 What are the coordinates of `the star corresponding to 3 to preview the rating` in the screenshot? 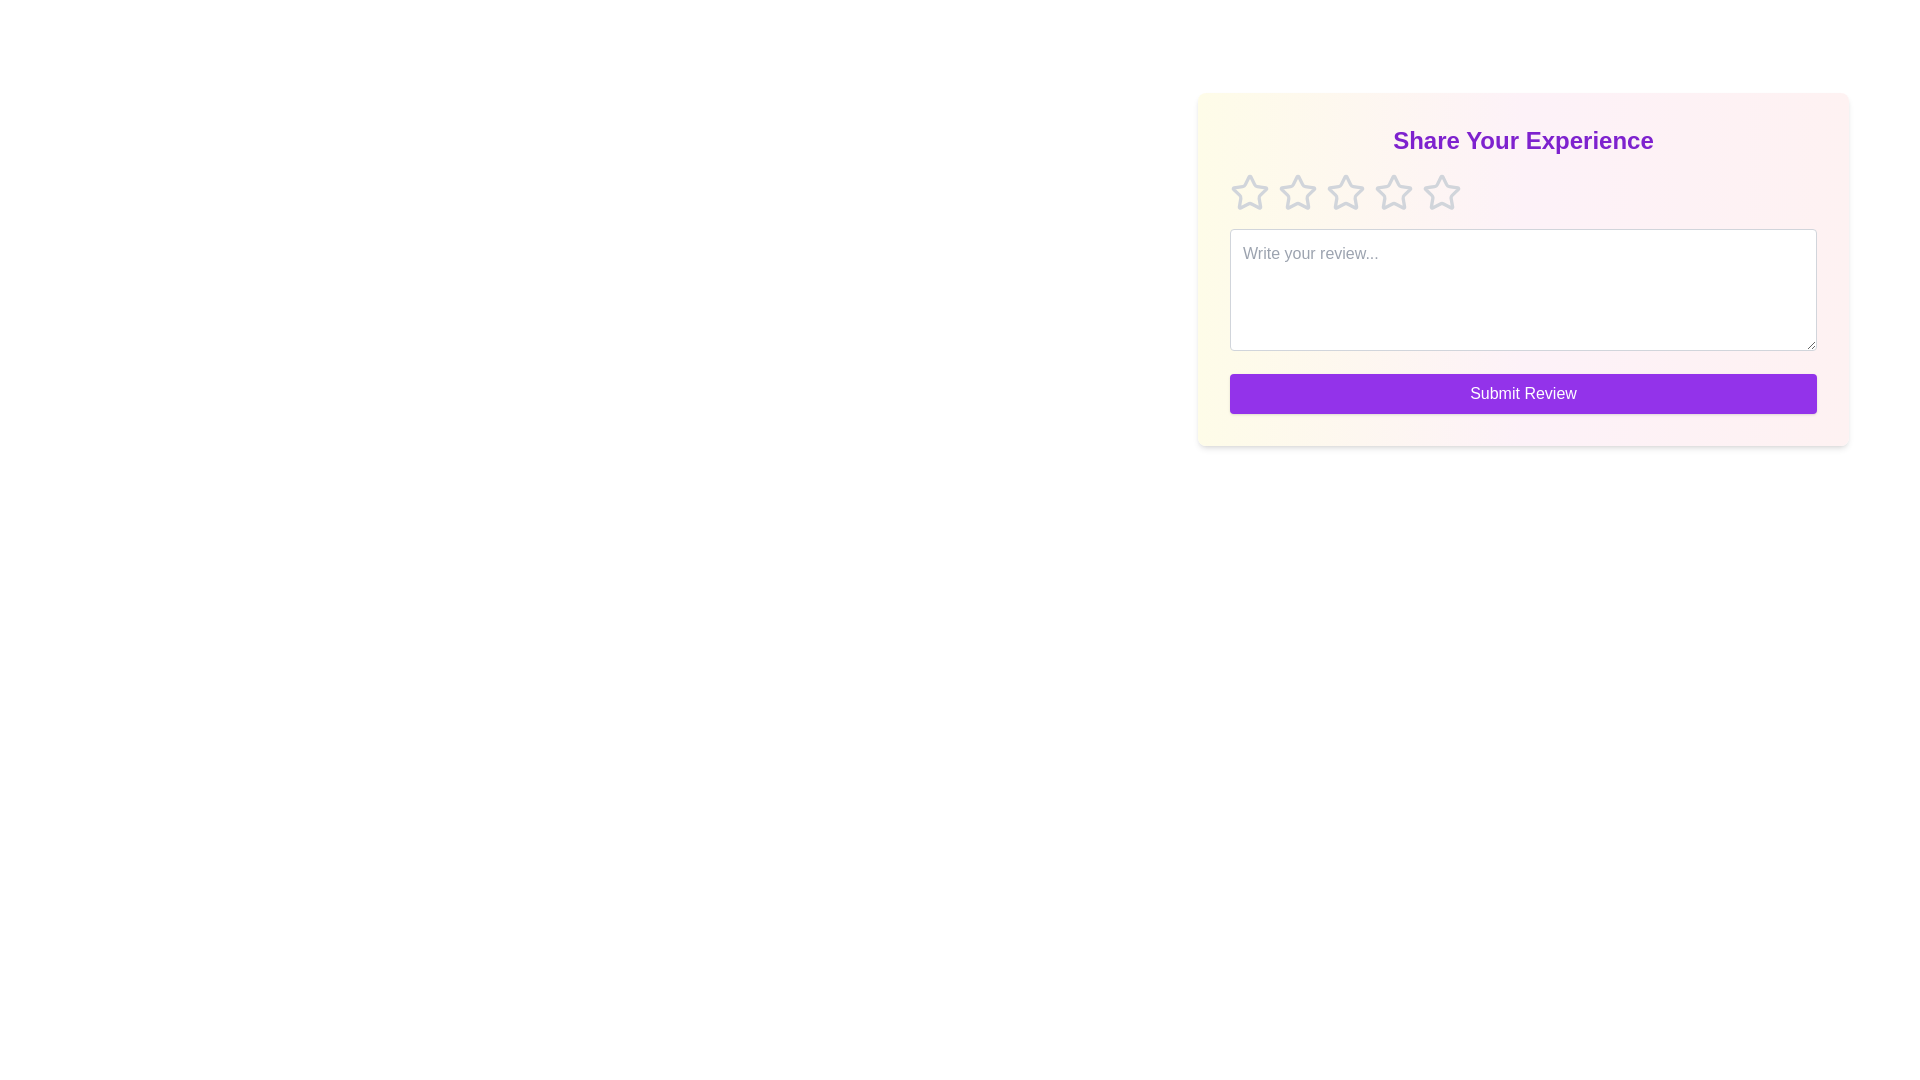 It's located at (1345, 192).